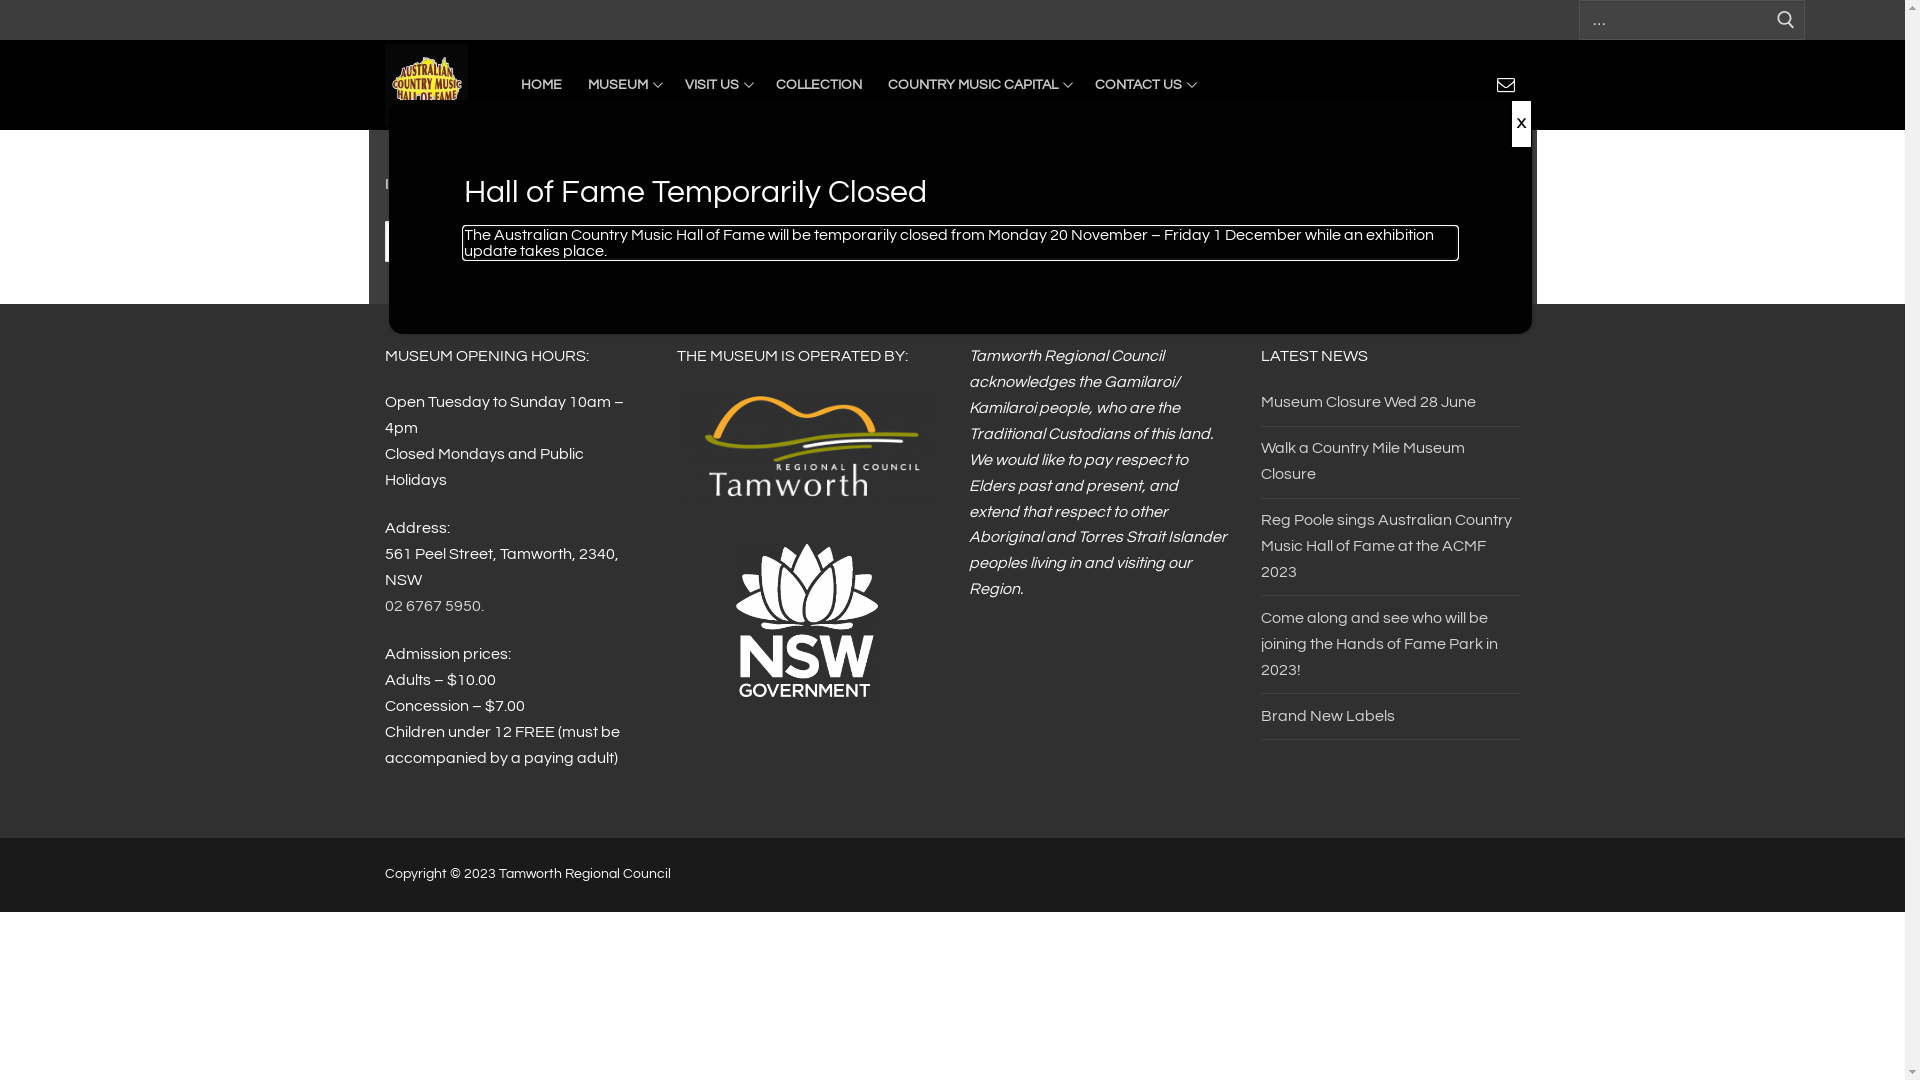  What do you see at coordinates (977, 84) in the screenshot?
I see `'COUNTRY MUSIC CAPITAL` at bounding box center [977, 84].